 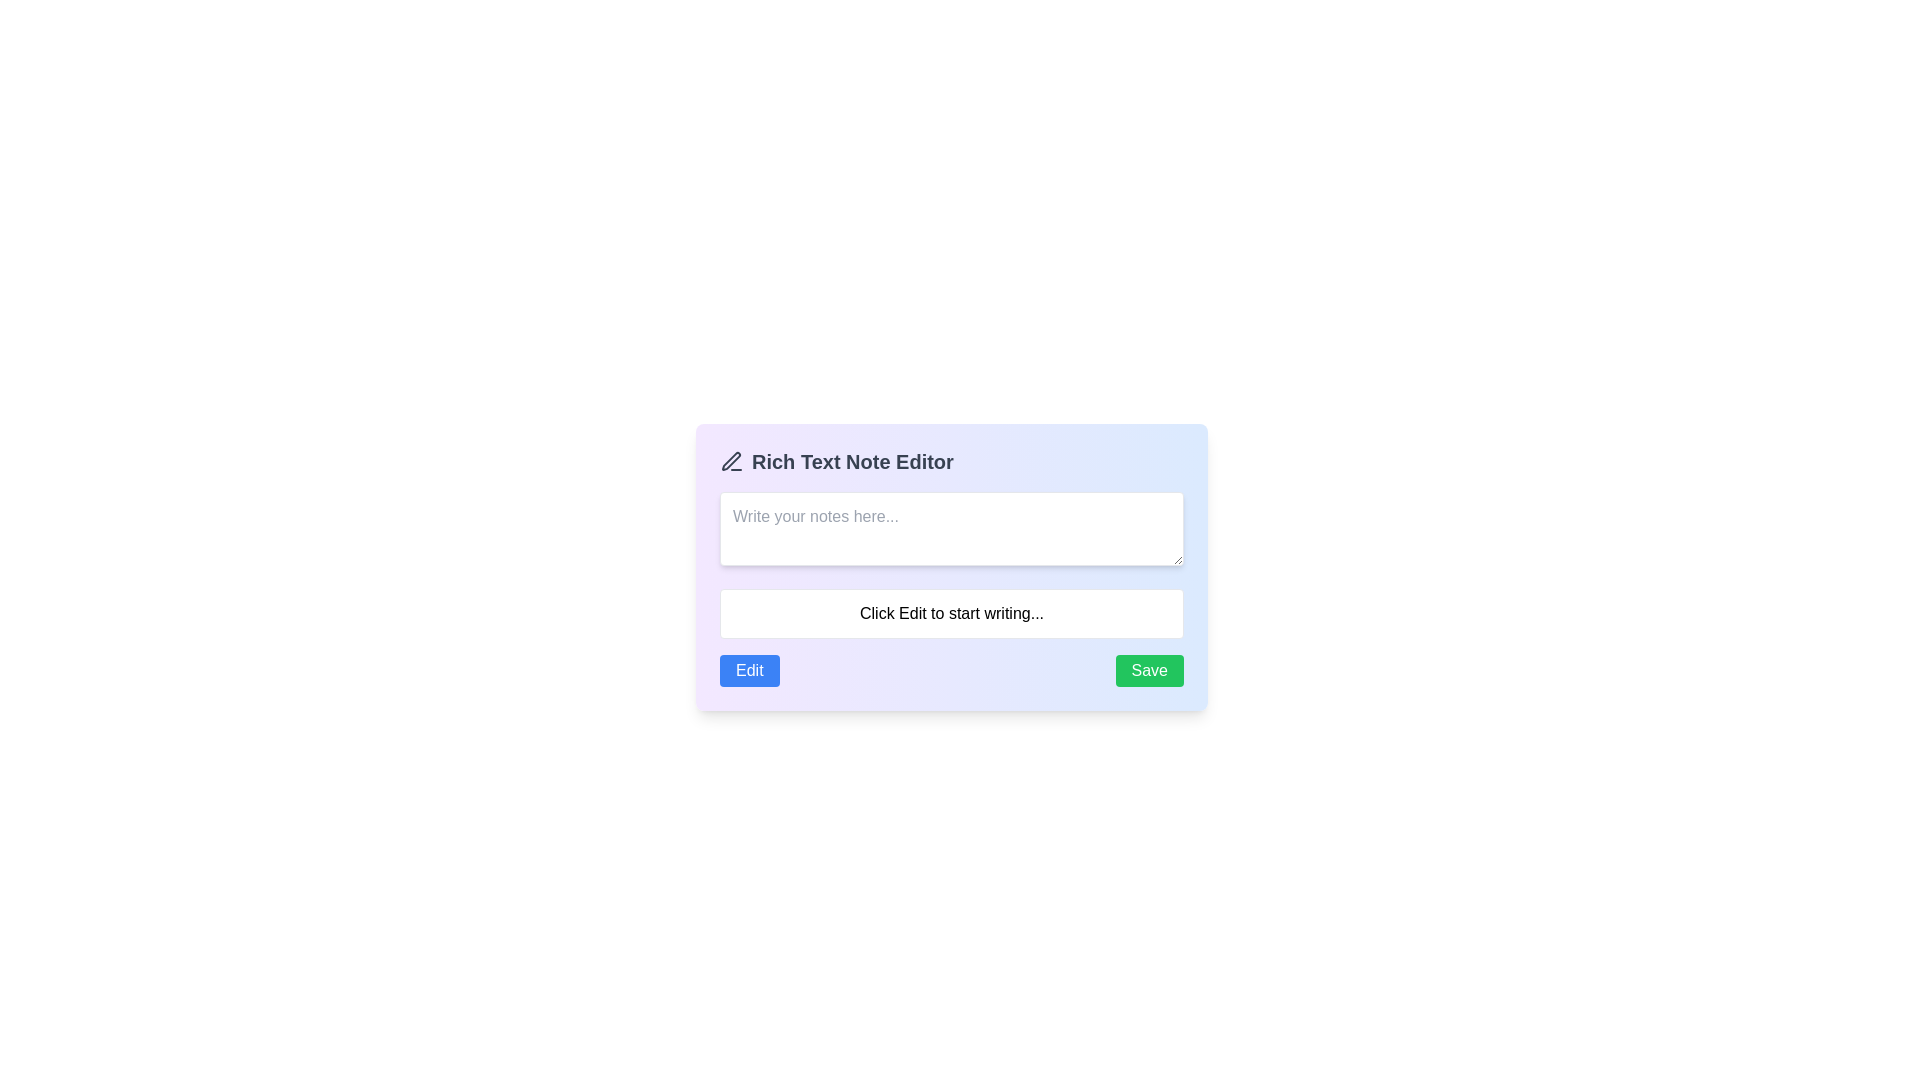 I want to click on the Decorative SVG icon in the top-left corner of the 'Rich Text Note Editor' interface, which indicates text-editing capabilities, so click(x=730, y=461).